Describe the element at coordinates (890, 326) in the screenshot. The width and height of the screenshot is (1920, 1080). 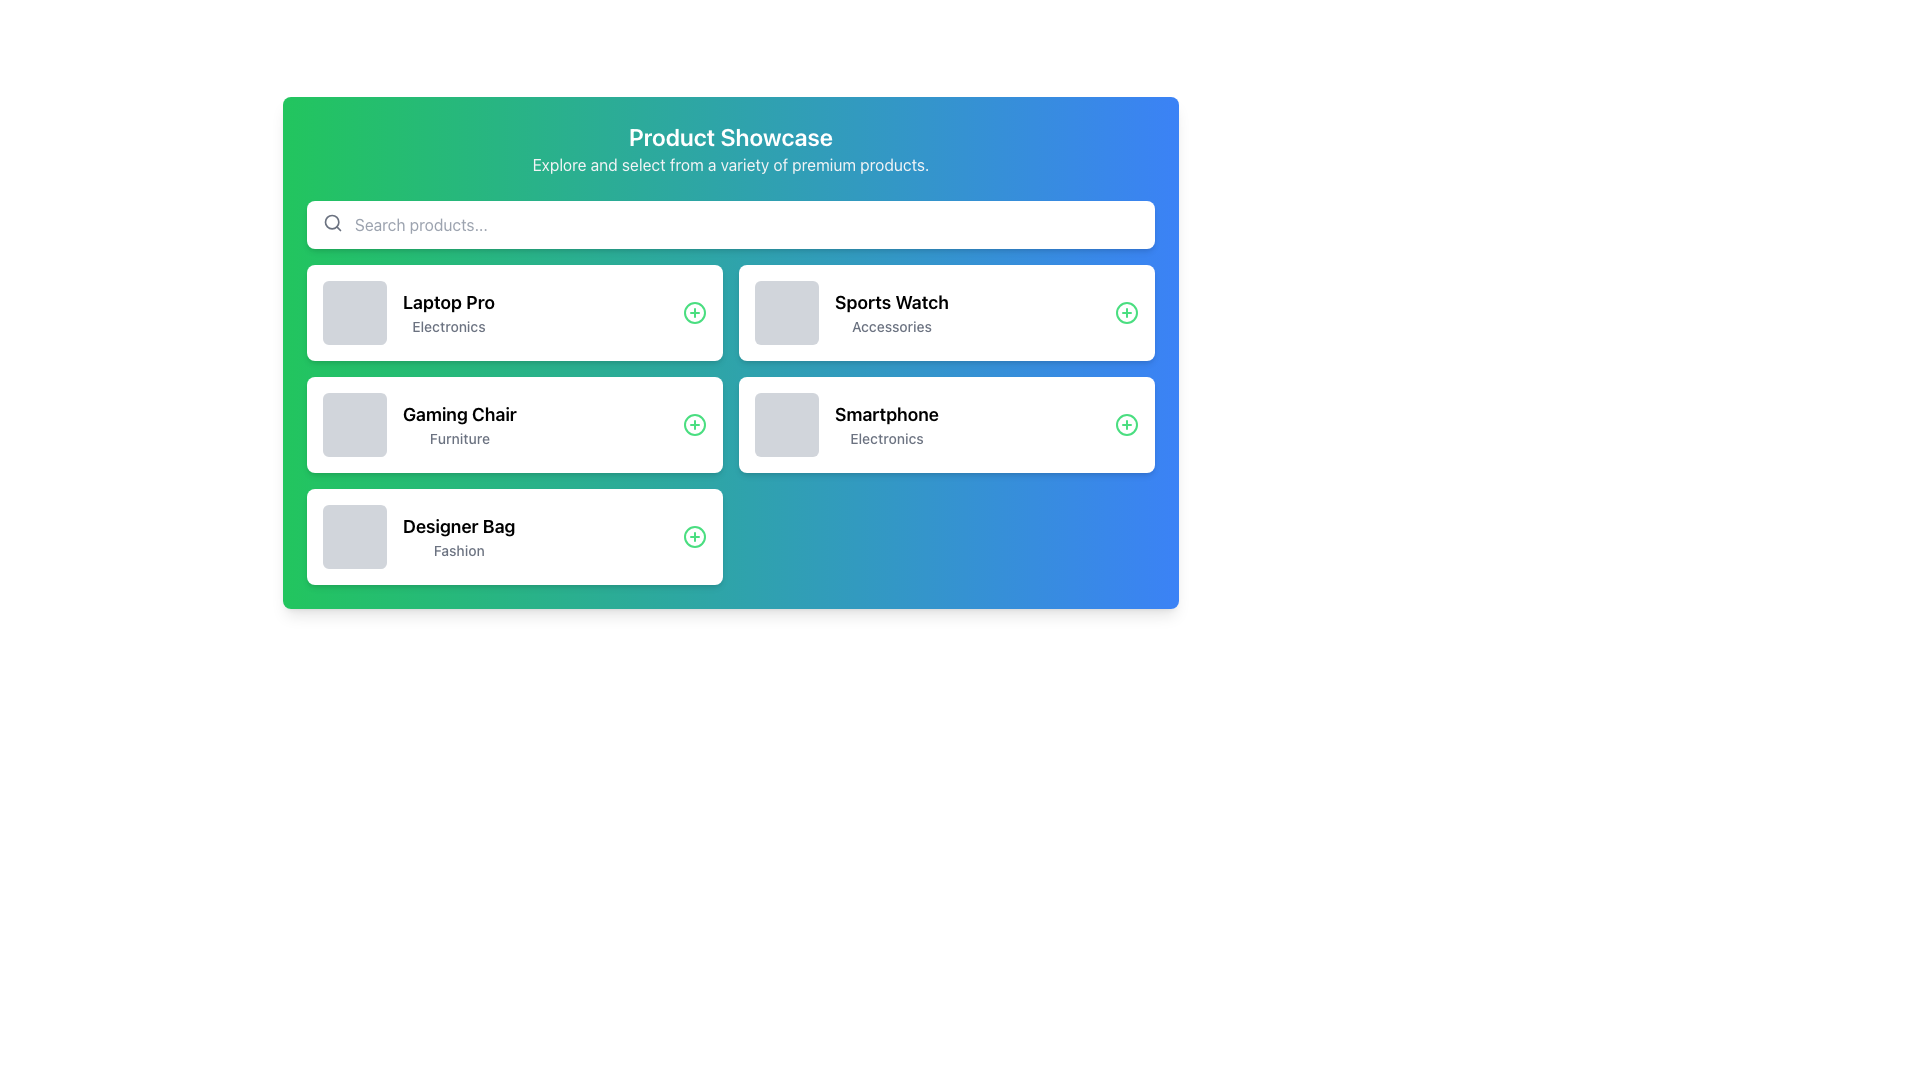
I see `the Static Text Label that describes the 'Sports Watch' item, located directly below the 'Sports Watch' text in the right-side card of the second row in the grid layout` at that location.